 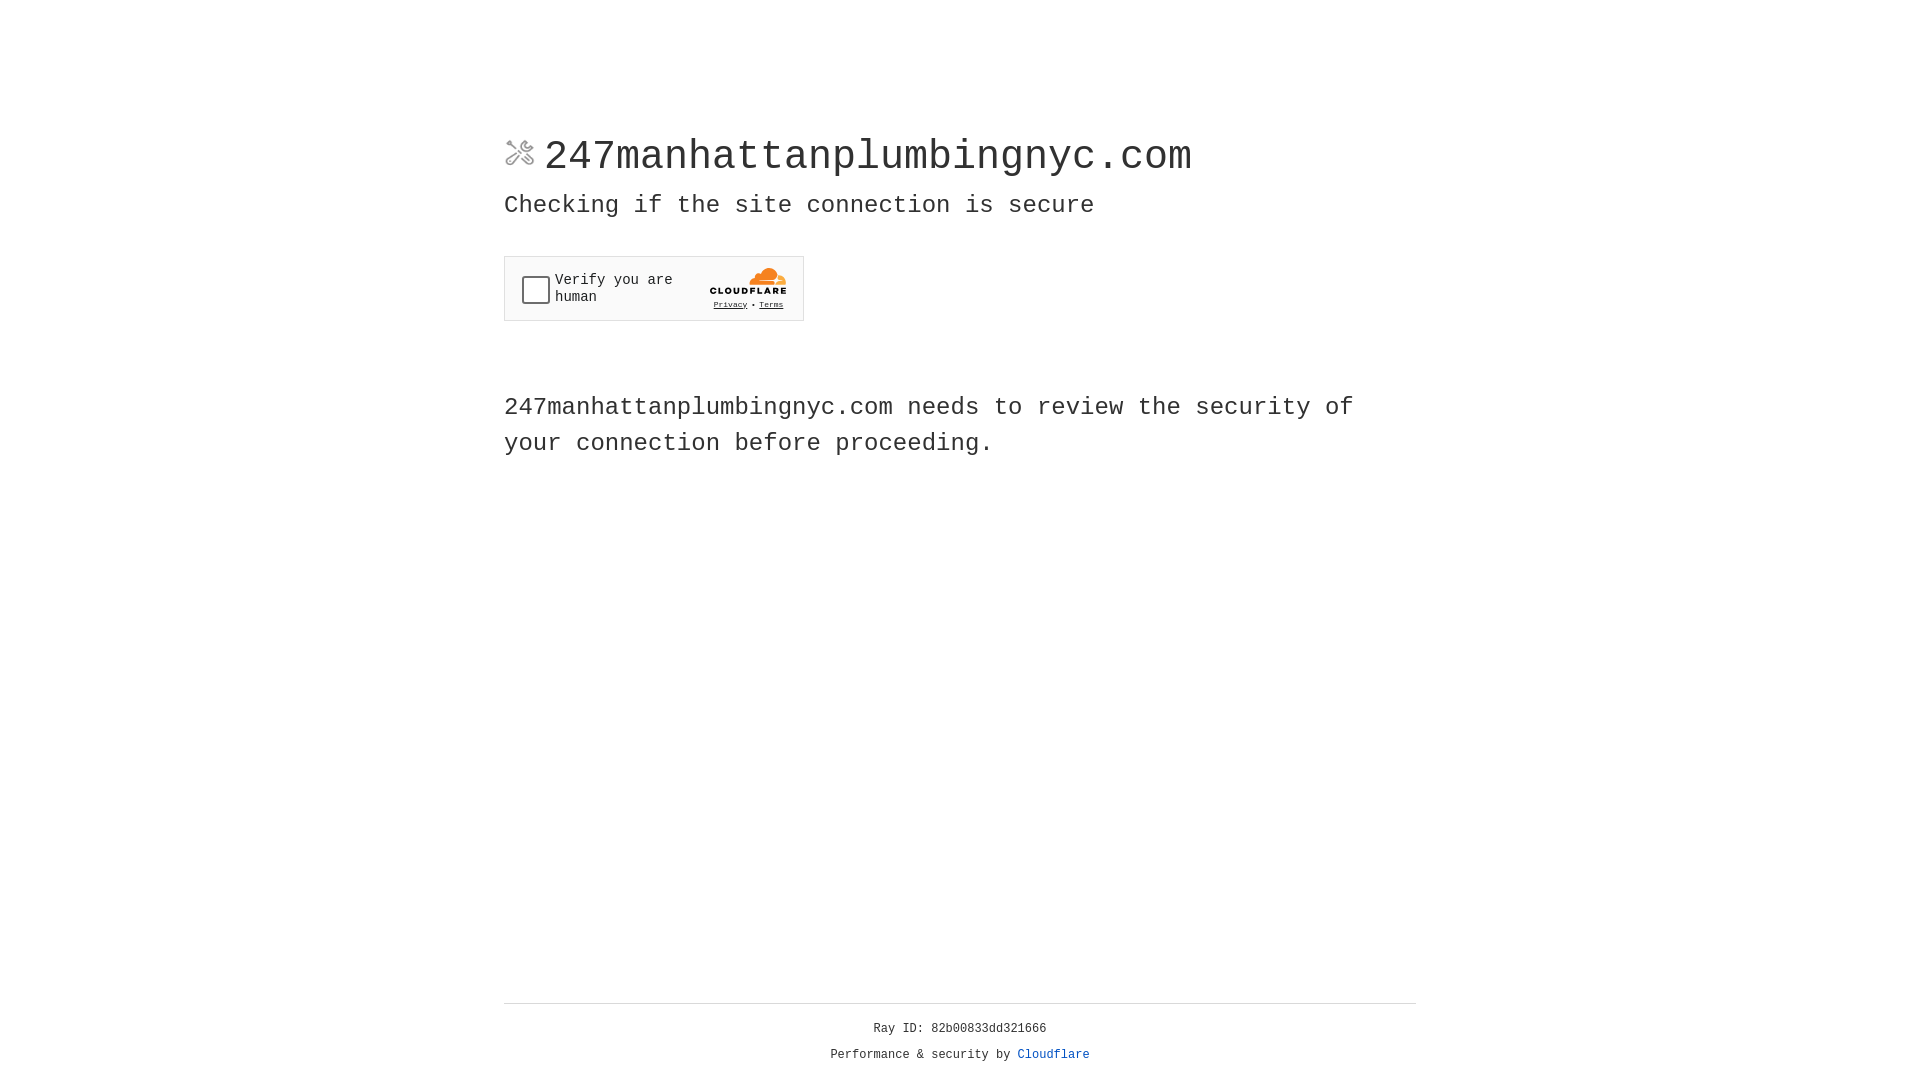 What do you see at coordinates (1053, 1054) in the screenshot?
I see `'Cloudflare'` at bounding box center [1053, 1054].